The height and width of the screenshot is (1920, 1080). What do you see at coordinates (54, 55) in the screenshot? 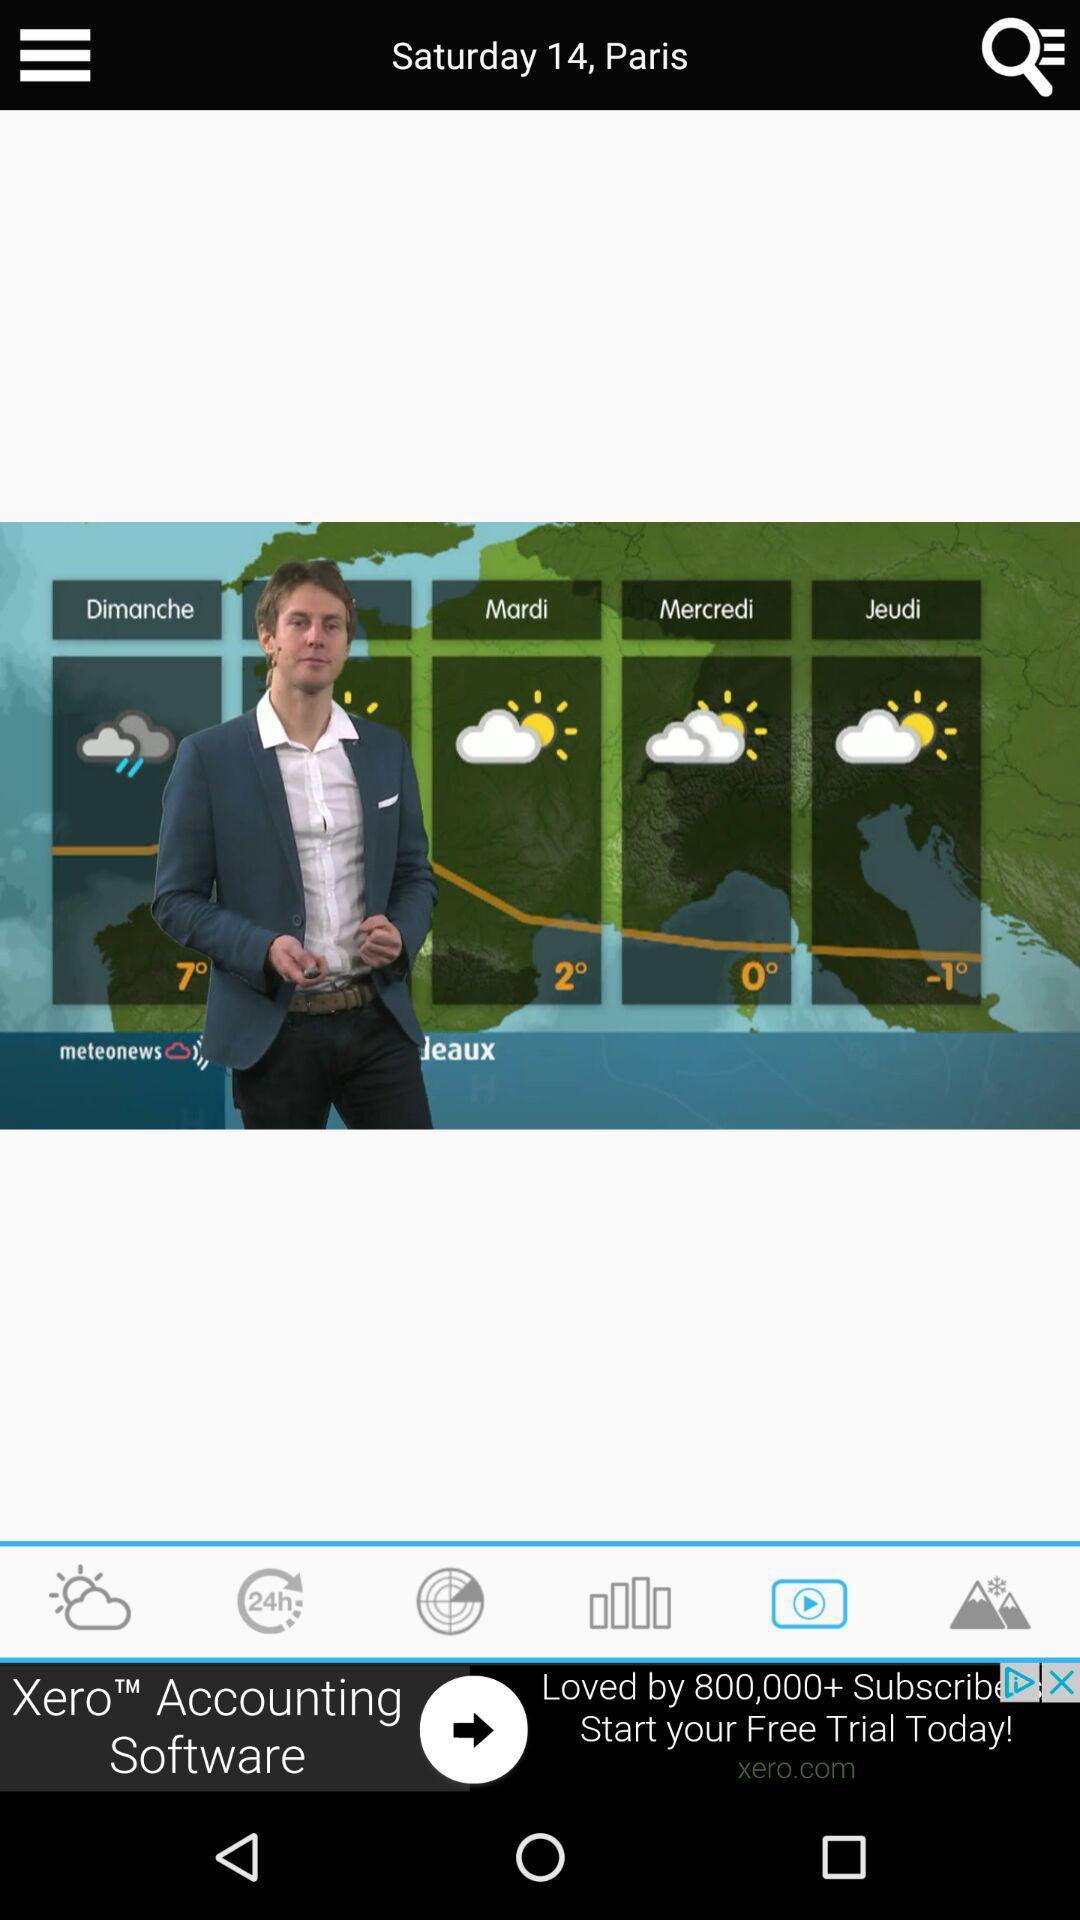
I see `share the articles` at bounding box center [54, 55].